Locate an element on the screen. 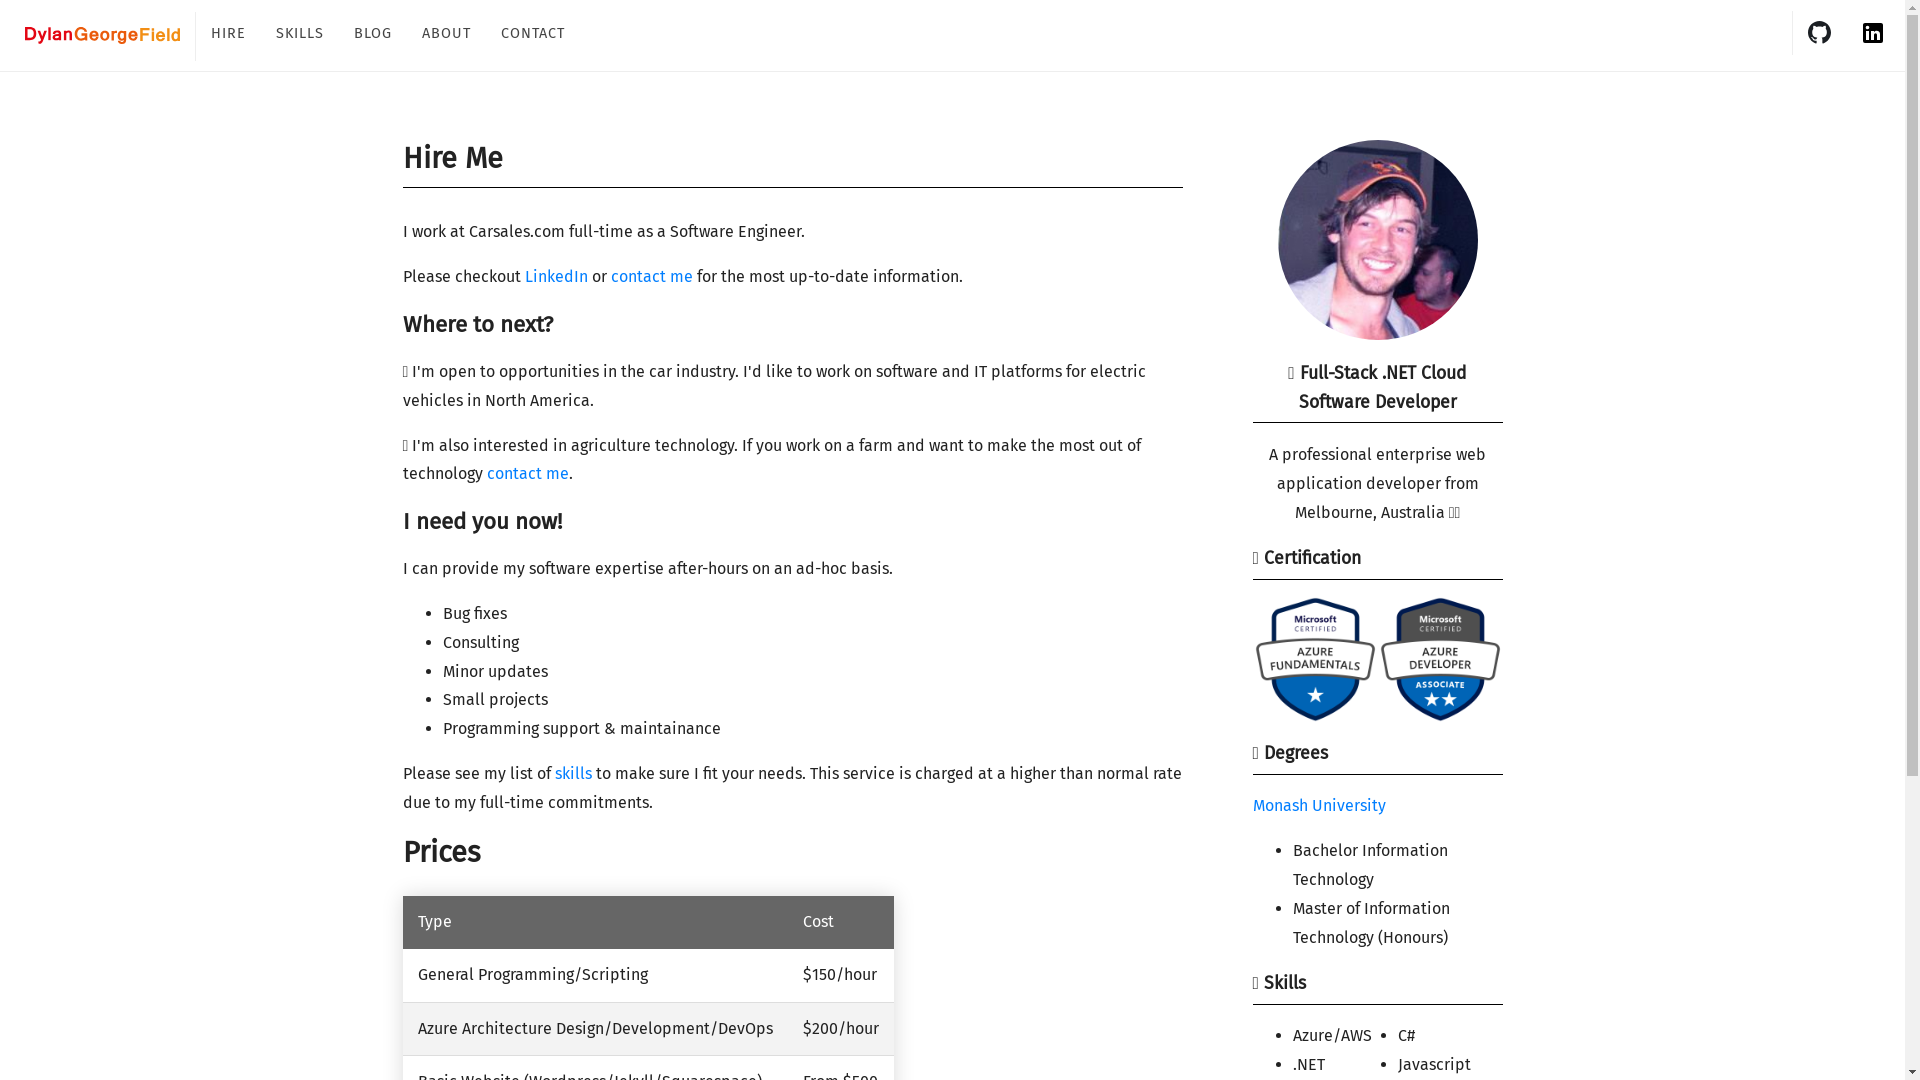  'HIRE' is located at coordinates (228, 35).